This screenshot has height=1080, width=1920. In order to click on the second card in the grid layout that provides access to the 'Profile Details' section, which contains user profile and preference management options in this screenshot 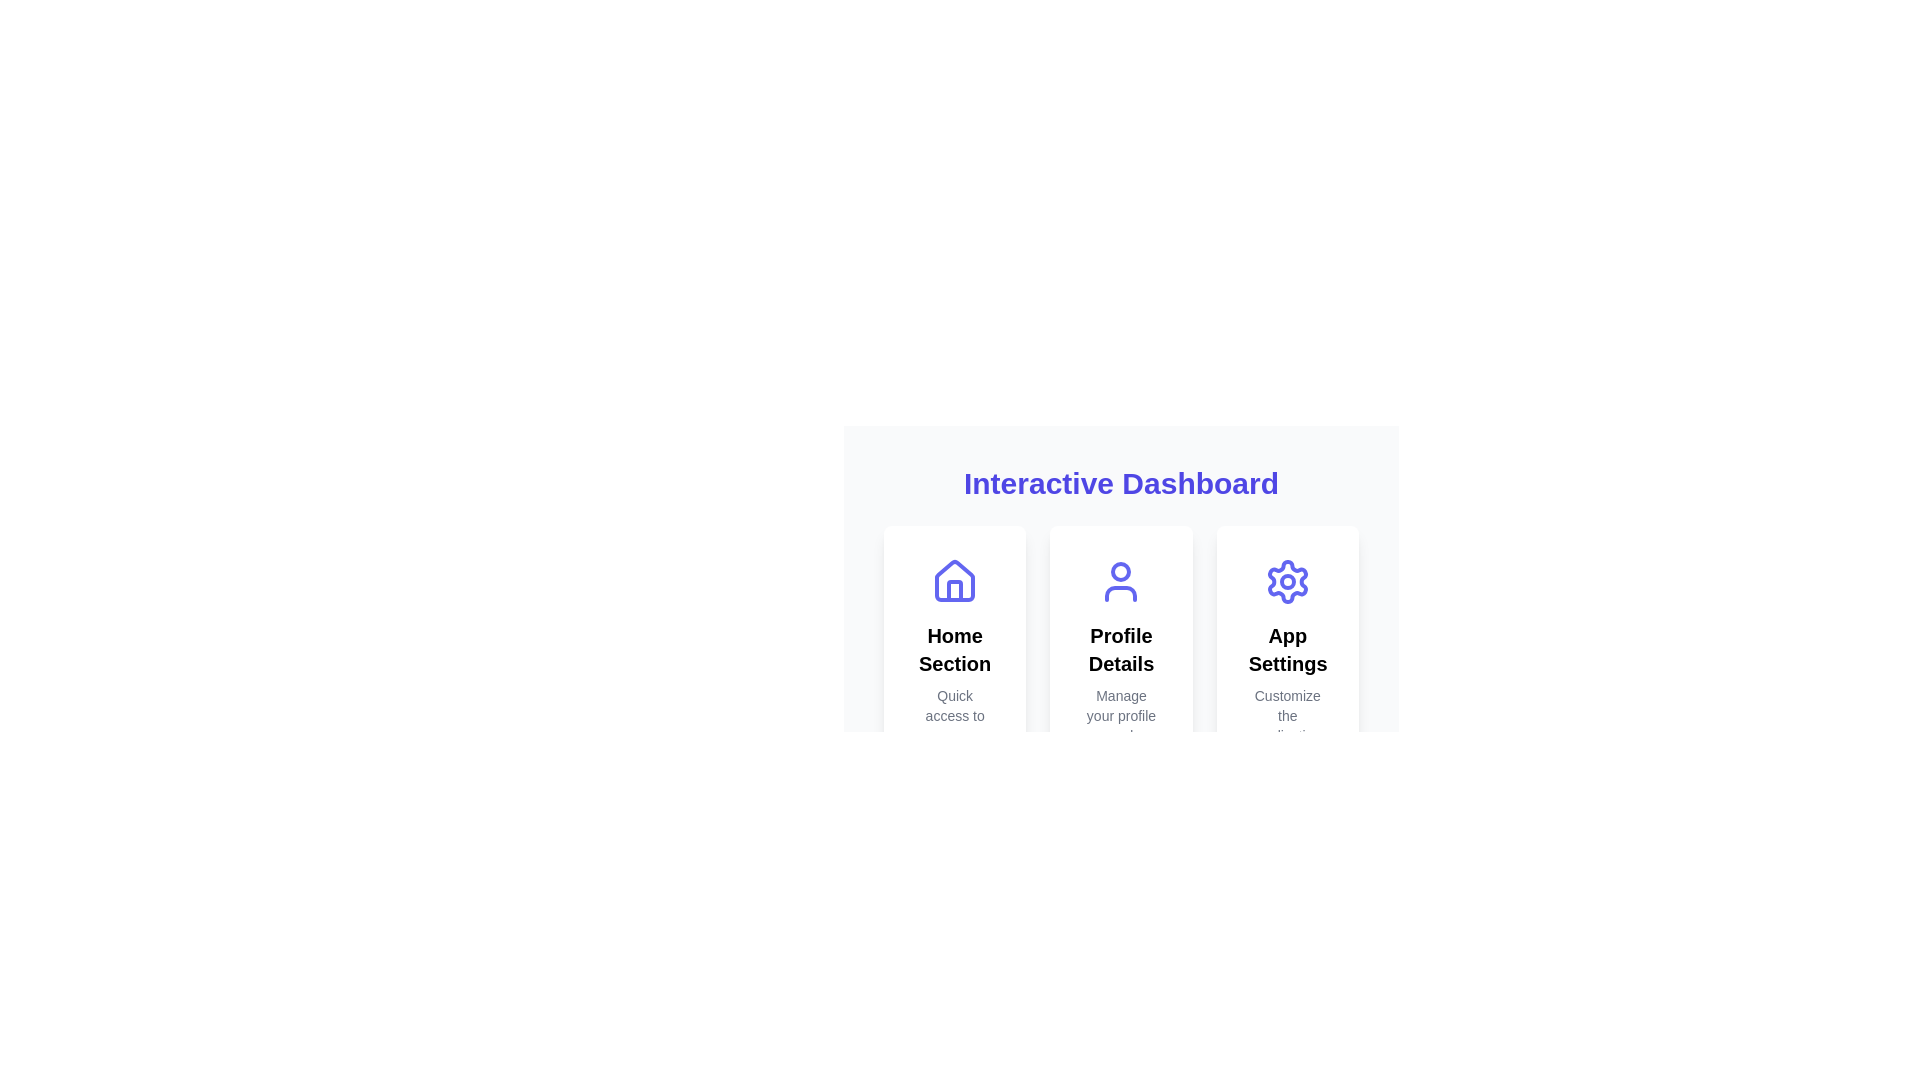, I will do `click(1121, 681)`.